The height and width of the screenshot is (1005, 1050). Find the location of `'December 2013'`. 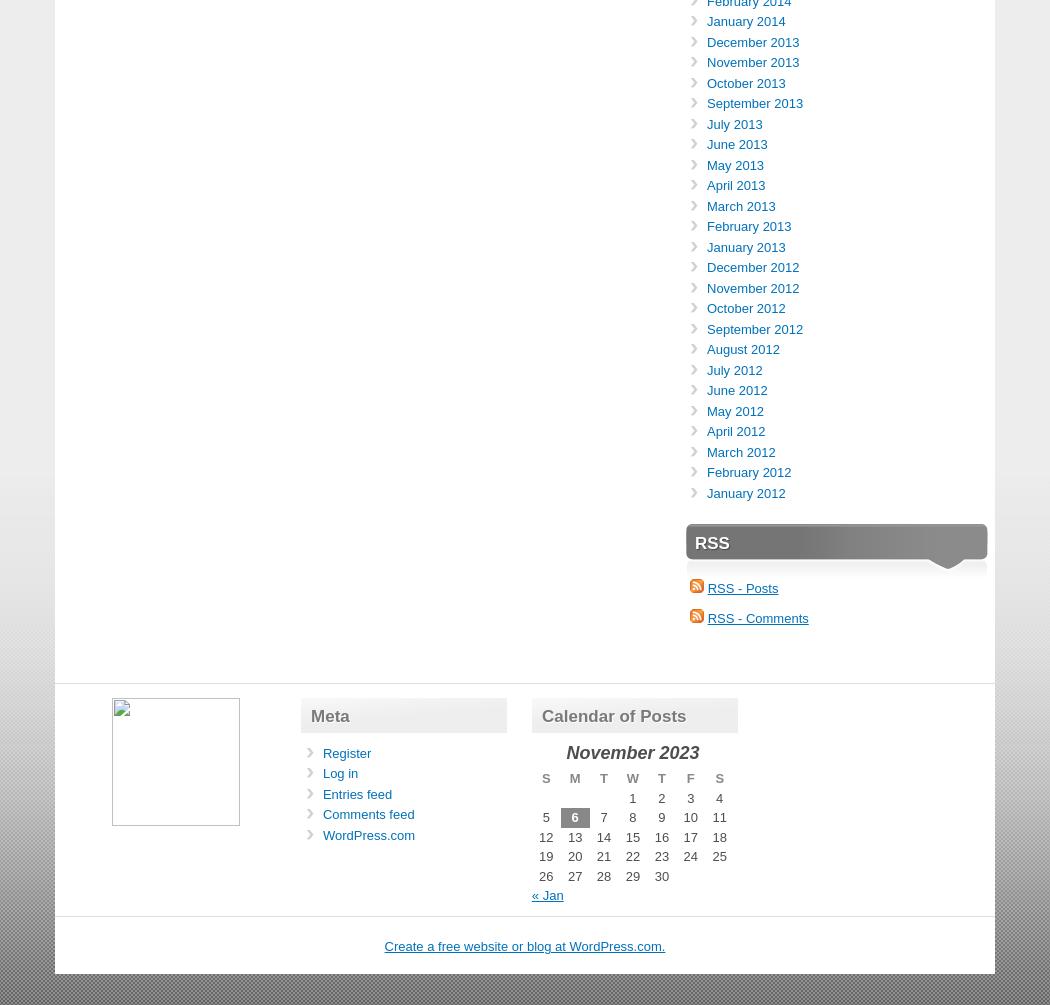

'December 2013' is located at coordinates (752, 41).